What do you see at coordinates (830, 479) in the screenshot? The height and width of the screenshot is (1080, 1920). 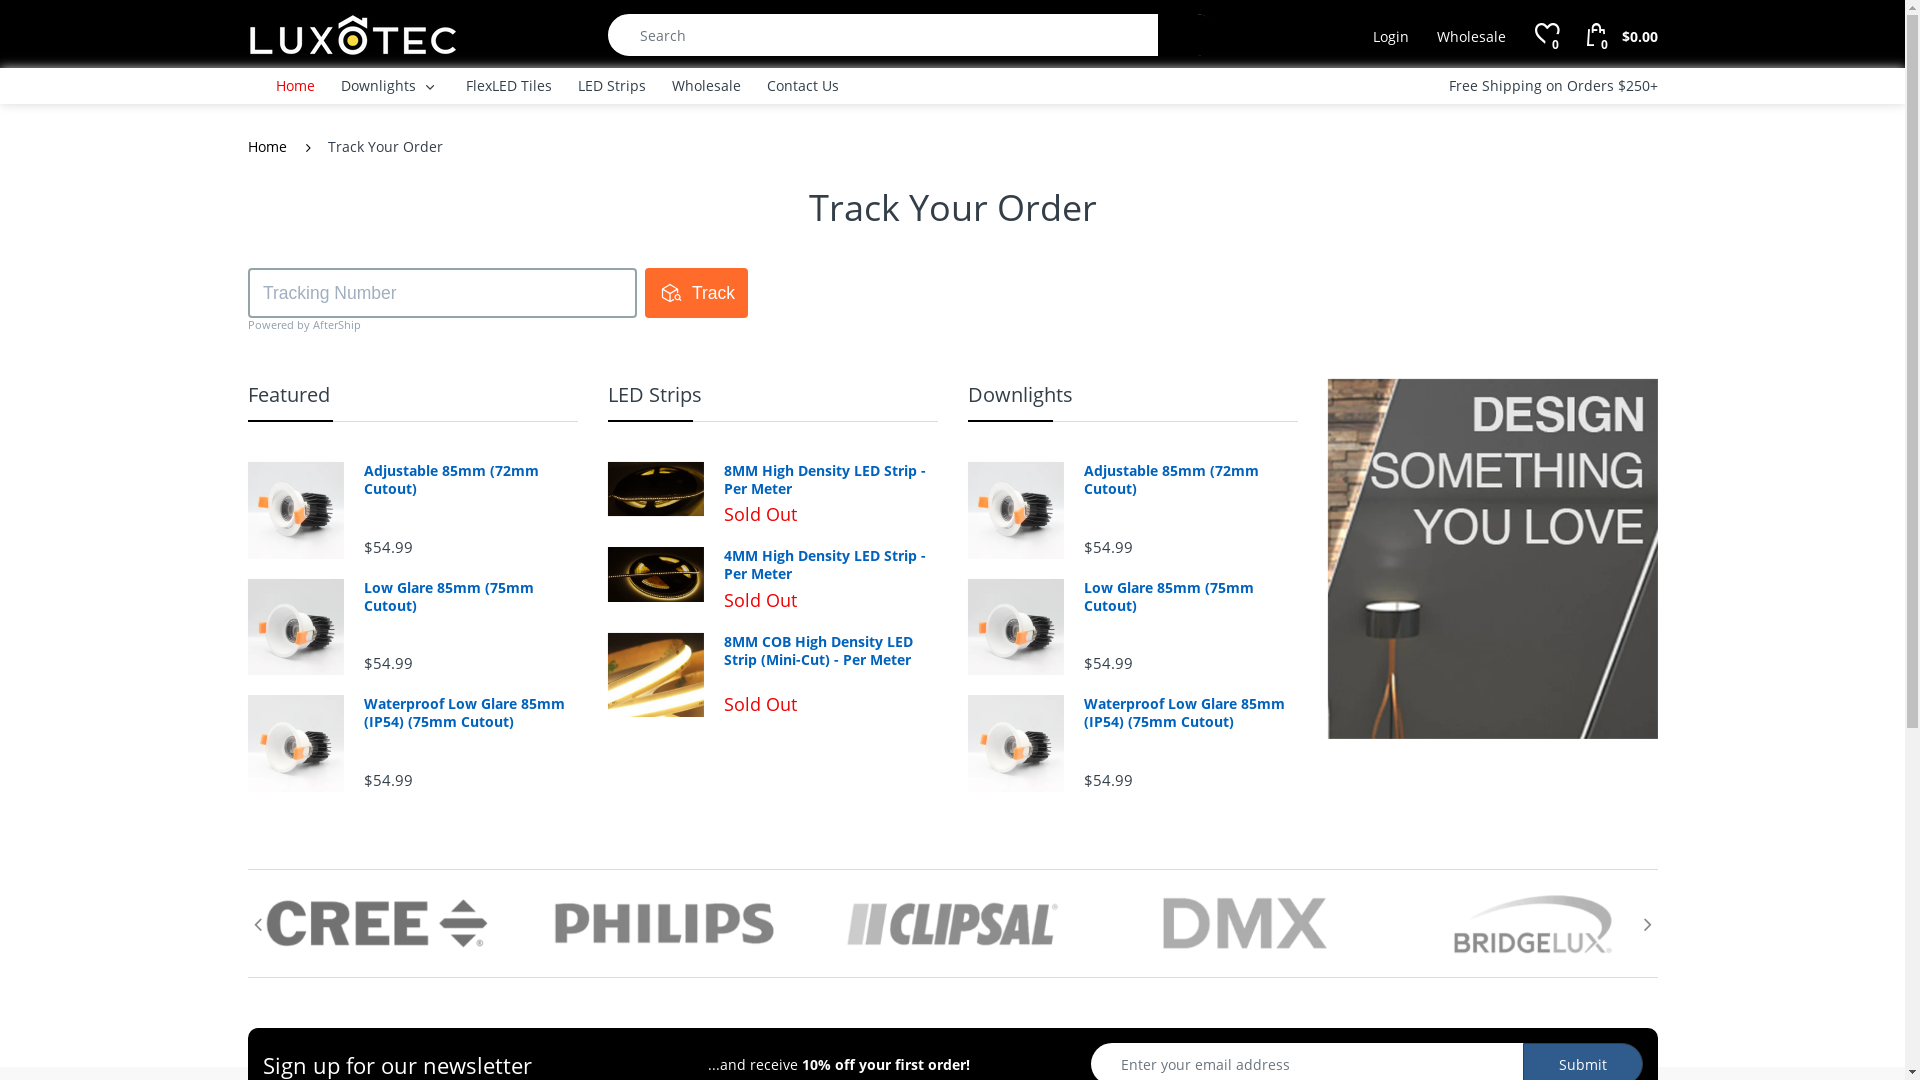 I see `'8MM High Density LED Strip - Per Meter'` at bounding box center [830, 479].